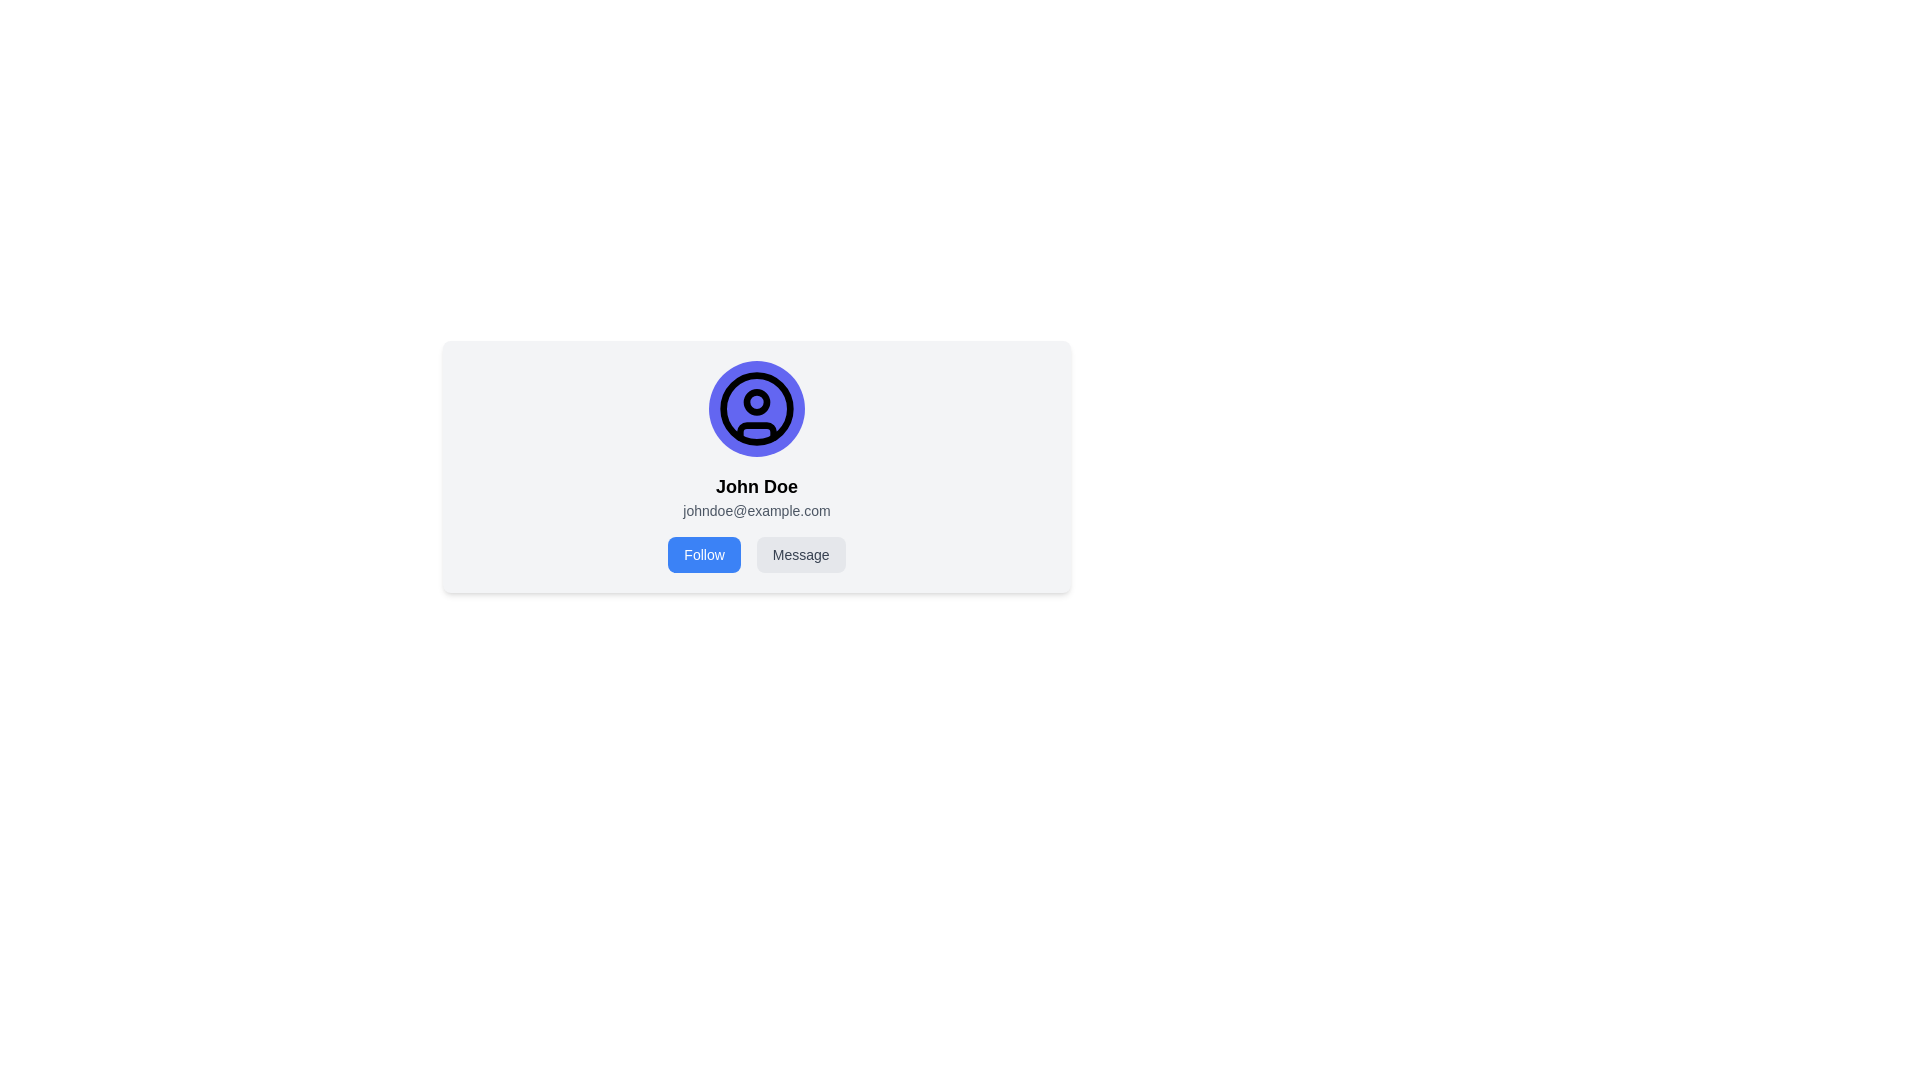  I want to click on the email address displayed below 'John Doe' in the profile card, which is the last visible text element and centrally aligned, so click(756, 509).